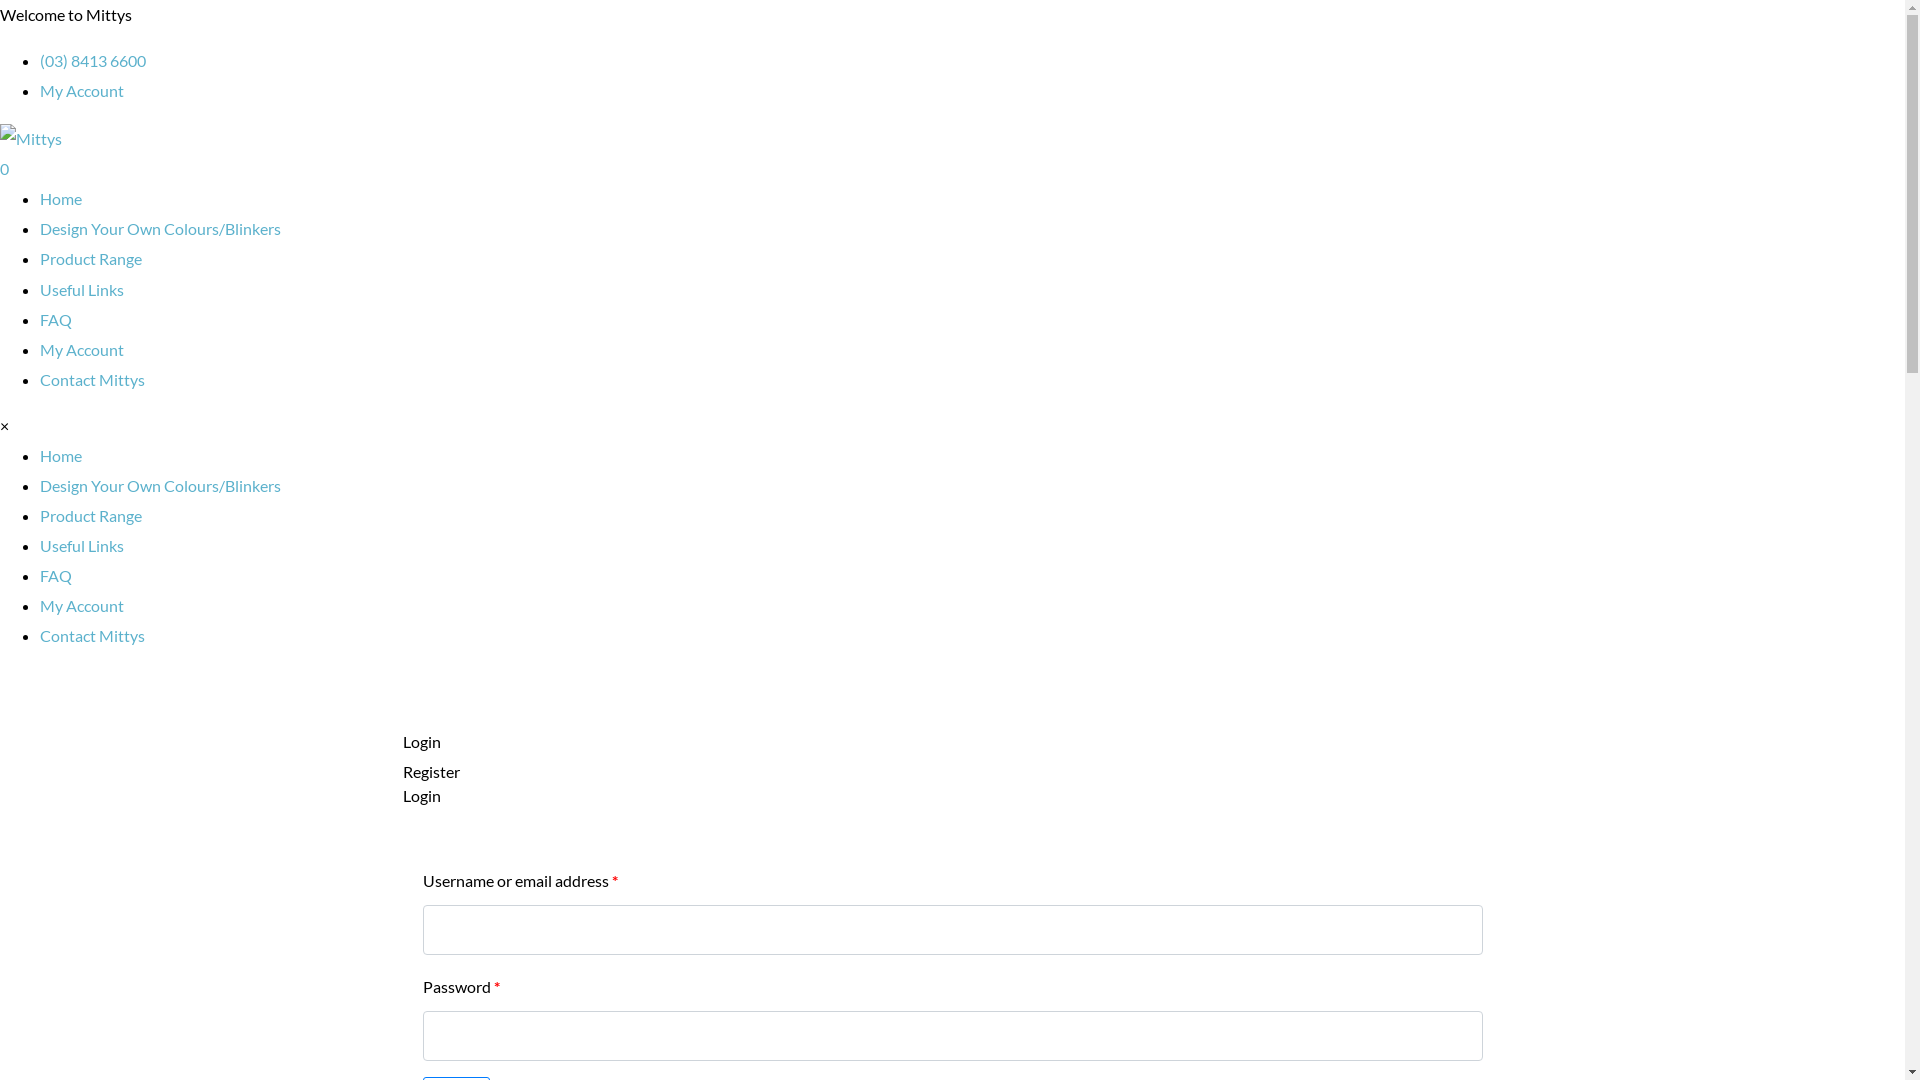  Describe the element at coordinates (39, 575) in the screenshot. I see `'FAQ'` at that location.